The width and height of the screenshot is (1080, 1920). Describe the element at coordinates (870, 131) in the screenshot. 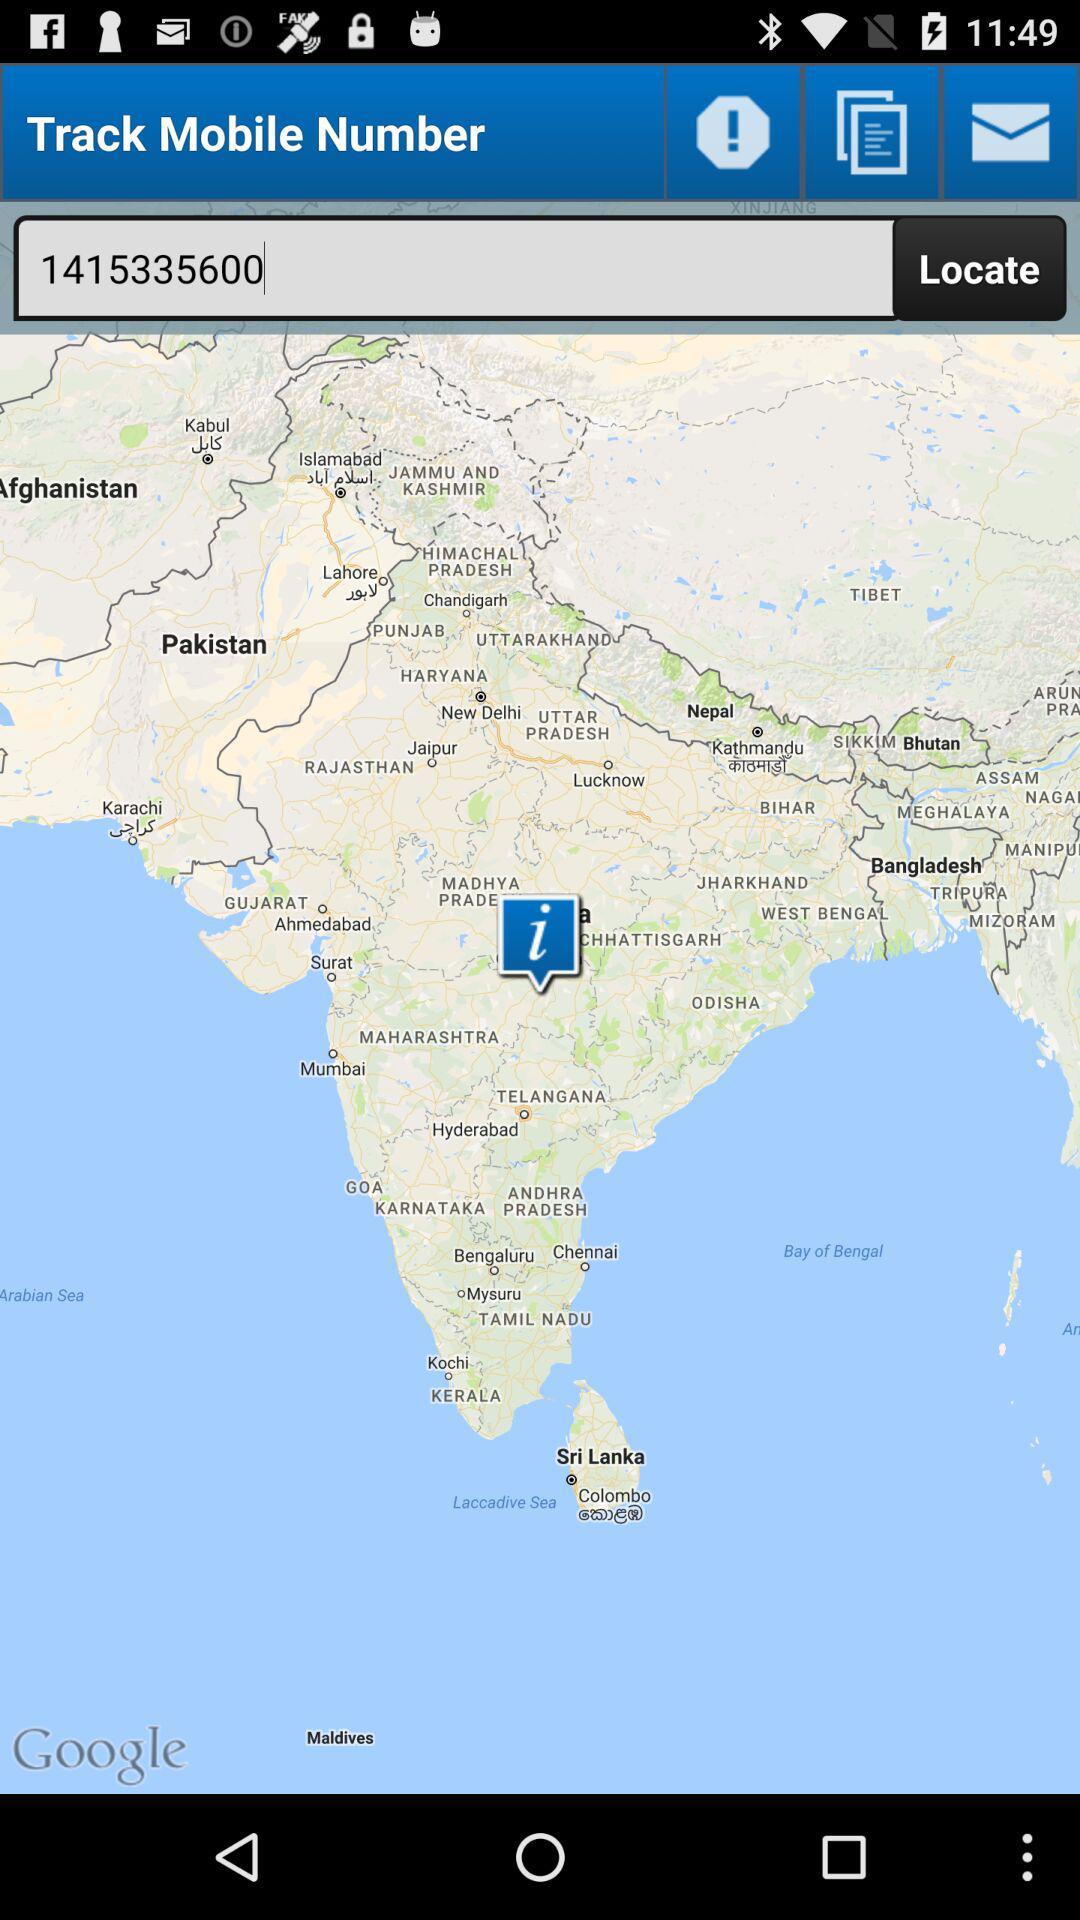

I see `copy tool` at that location.